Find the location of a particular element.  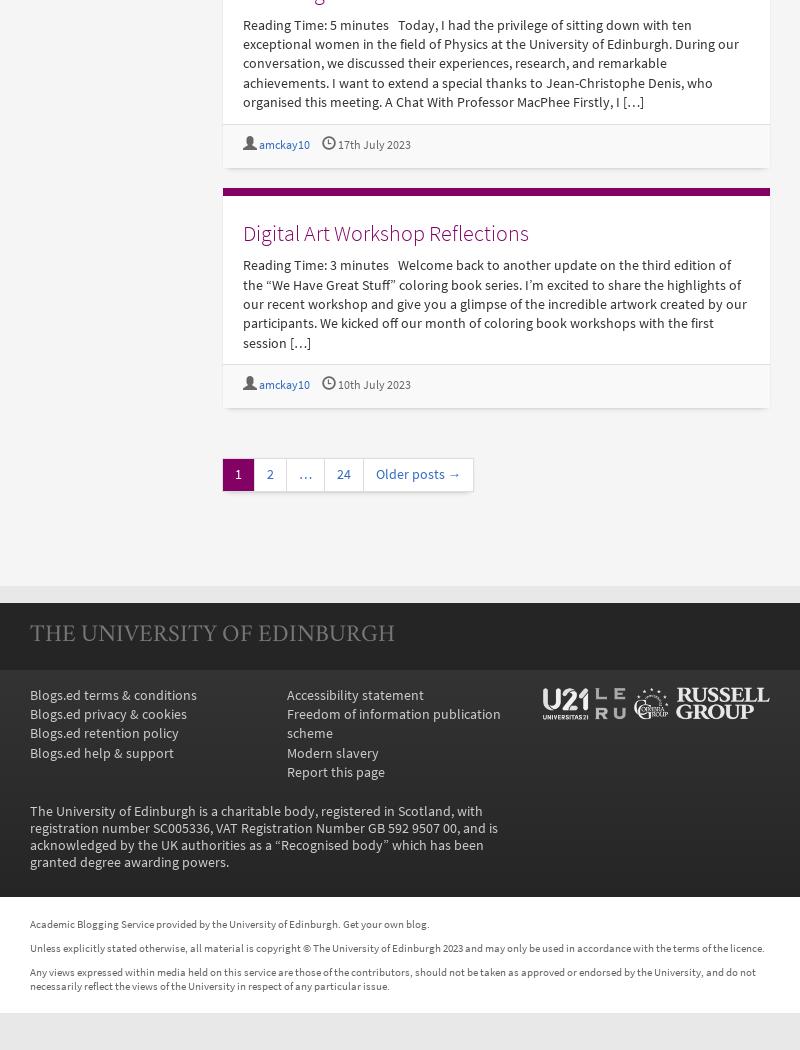

'Accessibility statement' is located at coordinates (354, 694).